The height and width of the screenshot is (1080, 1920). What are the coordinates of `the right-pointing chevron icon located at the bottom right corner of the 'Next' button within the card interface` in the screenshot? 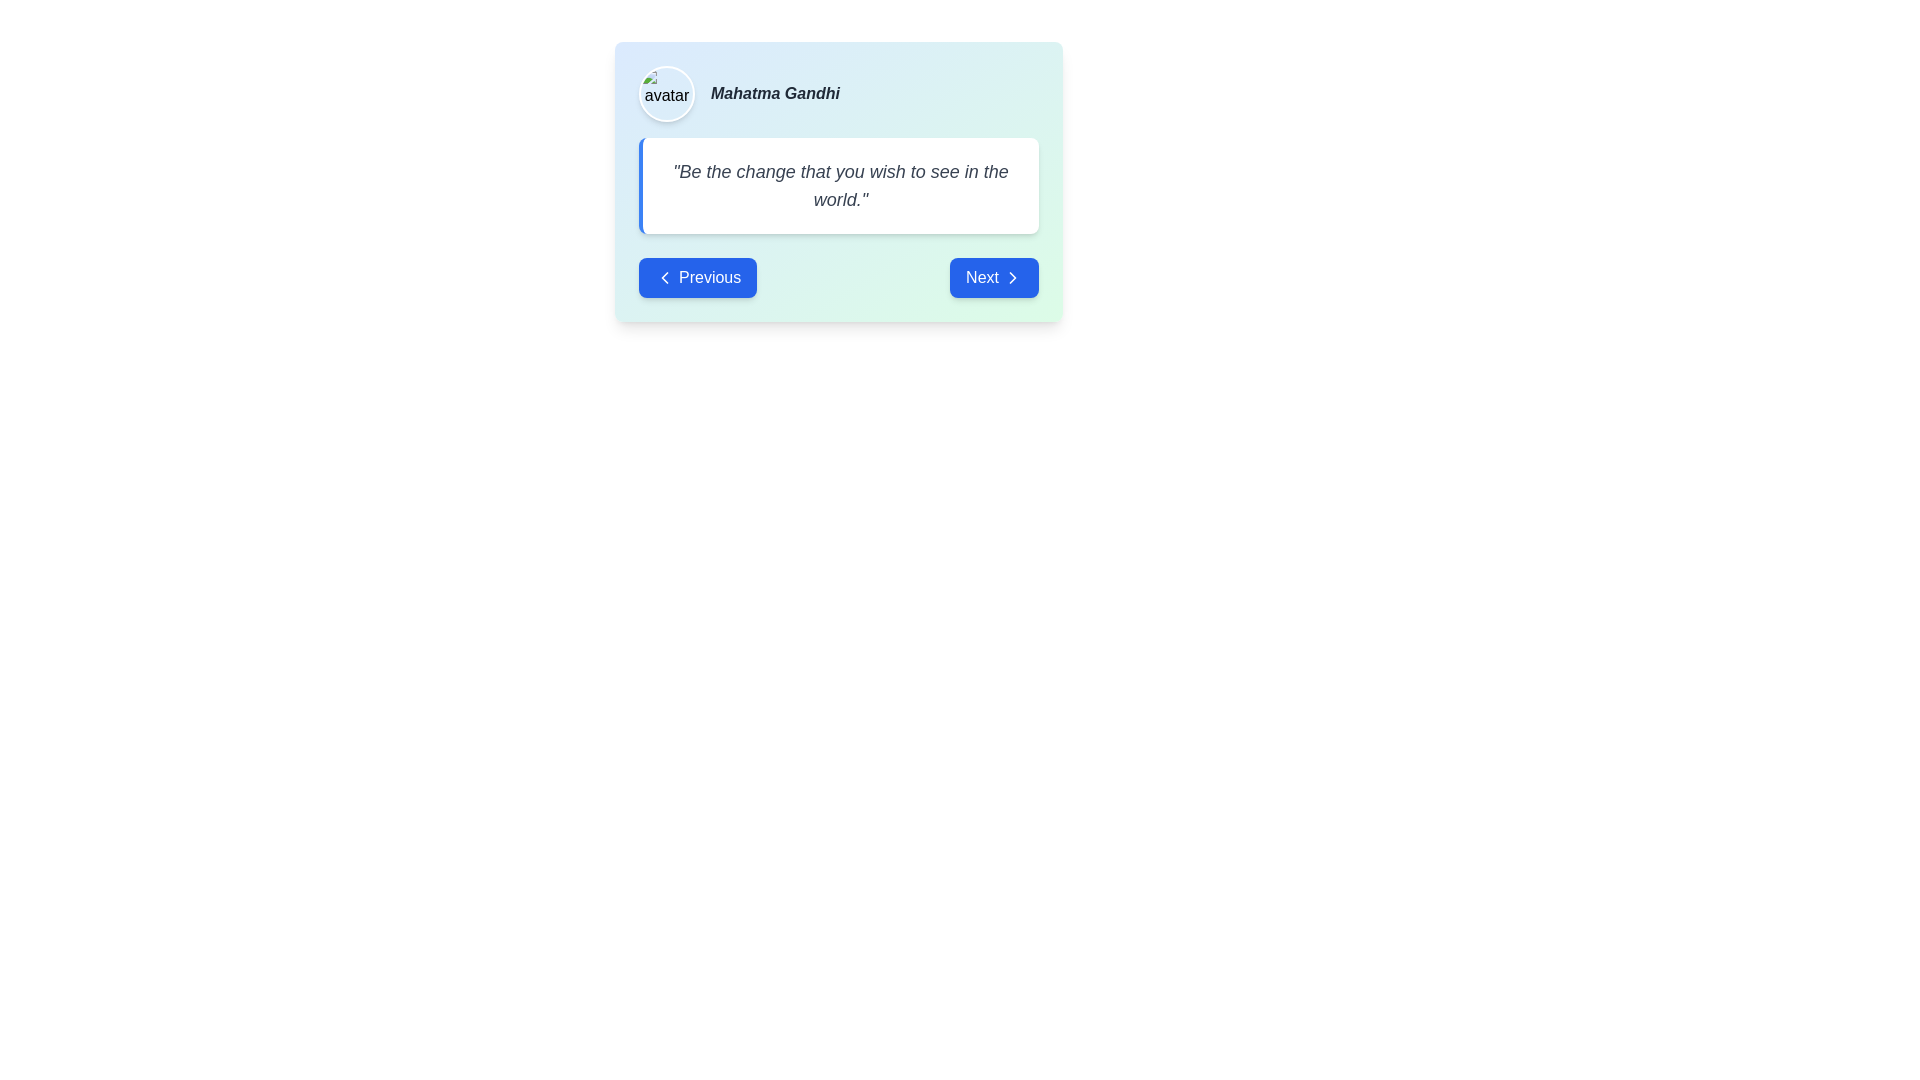 It's located at (1012, 277).